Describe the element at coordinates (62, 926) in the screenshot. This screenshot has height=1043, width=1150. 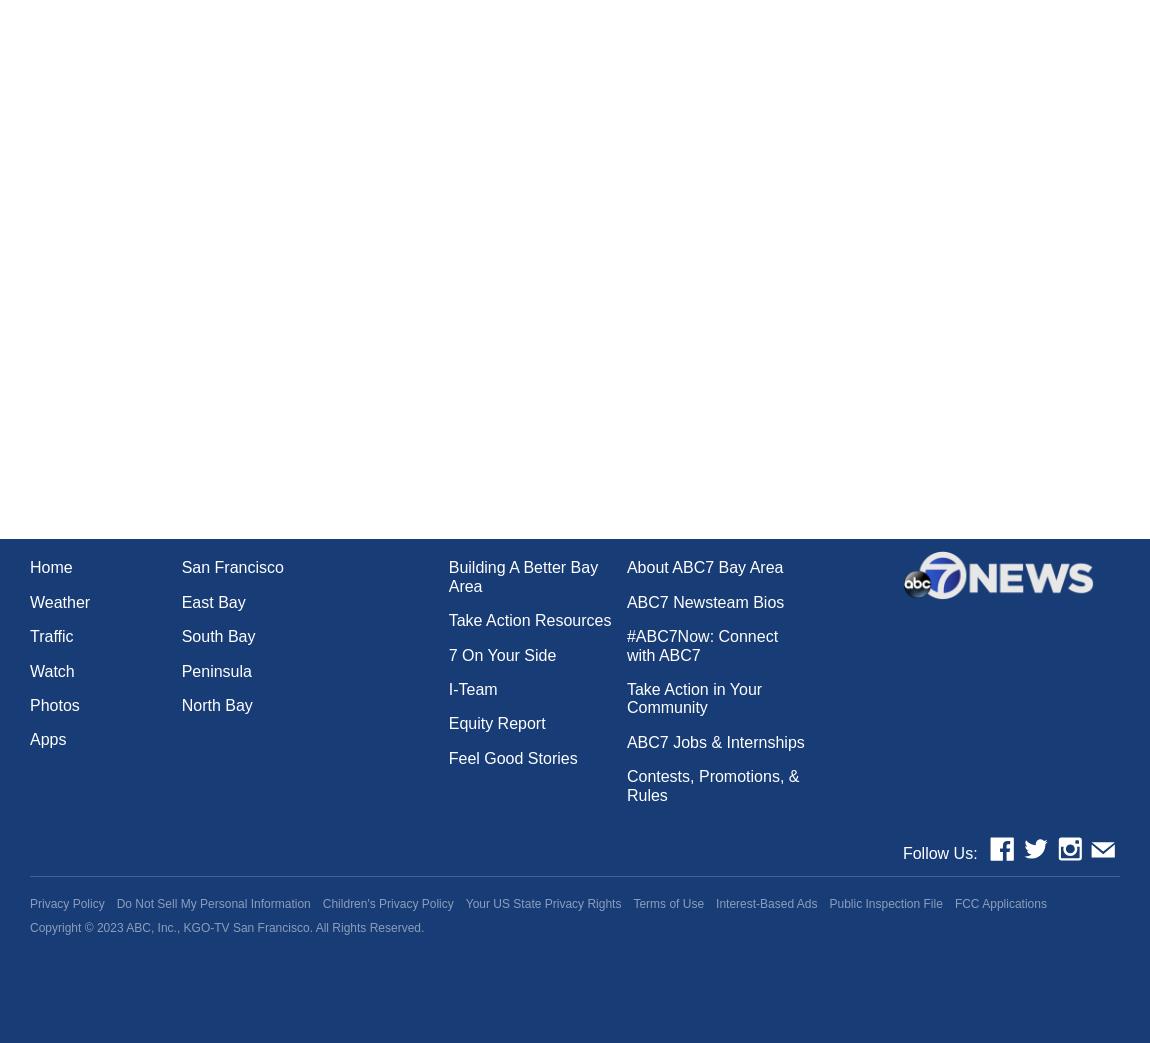
I see `'Copyright ©'` at that location.